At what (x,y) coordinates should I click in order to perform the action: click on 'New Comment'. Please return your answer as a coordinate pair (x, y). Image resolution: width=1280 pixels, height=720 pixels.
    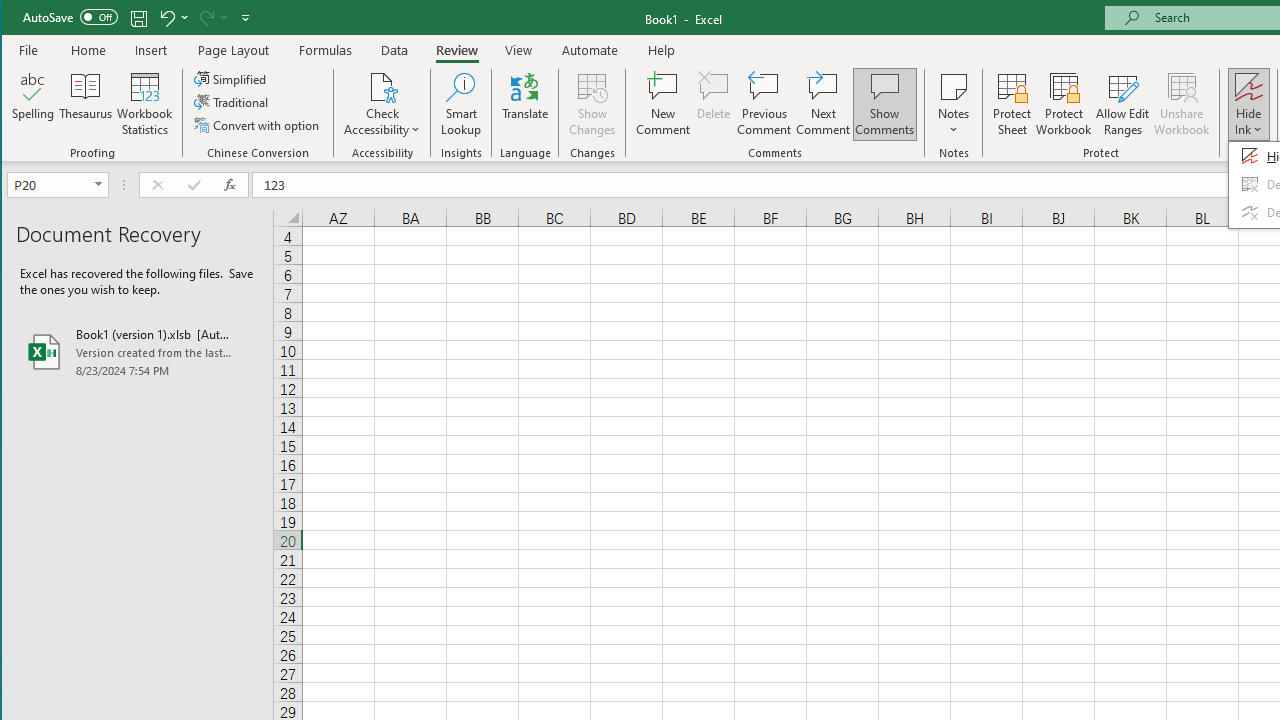
    Looking at the image, I should click on (663, 104).